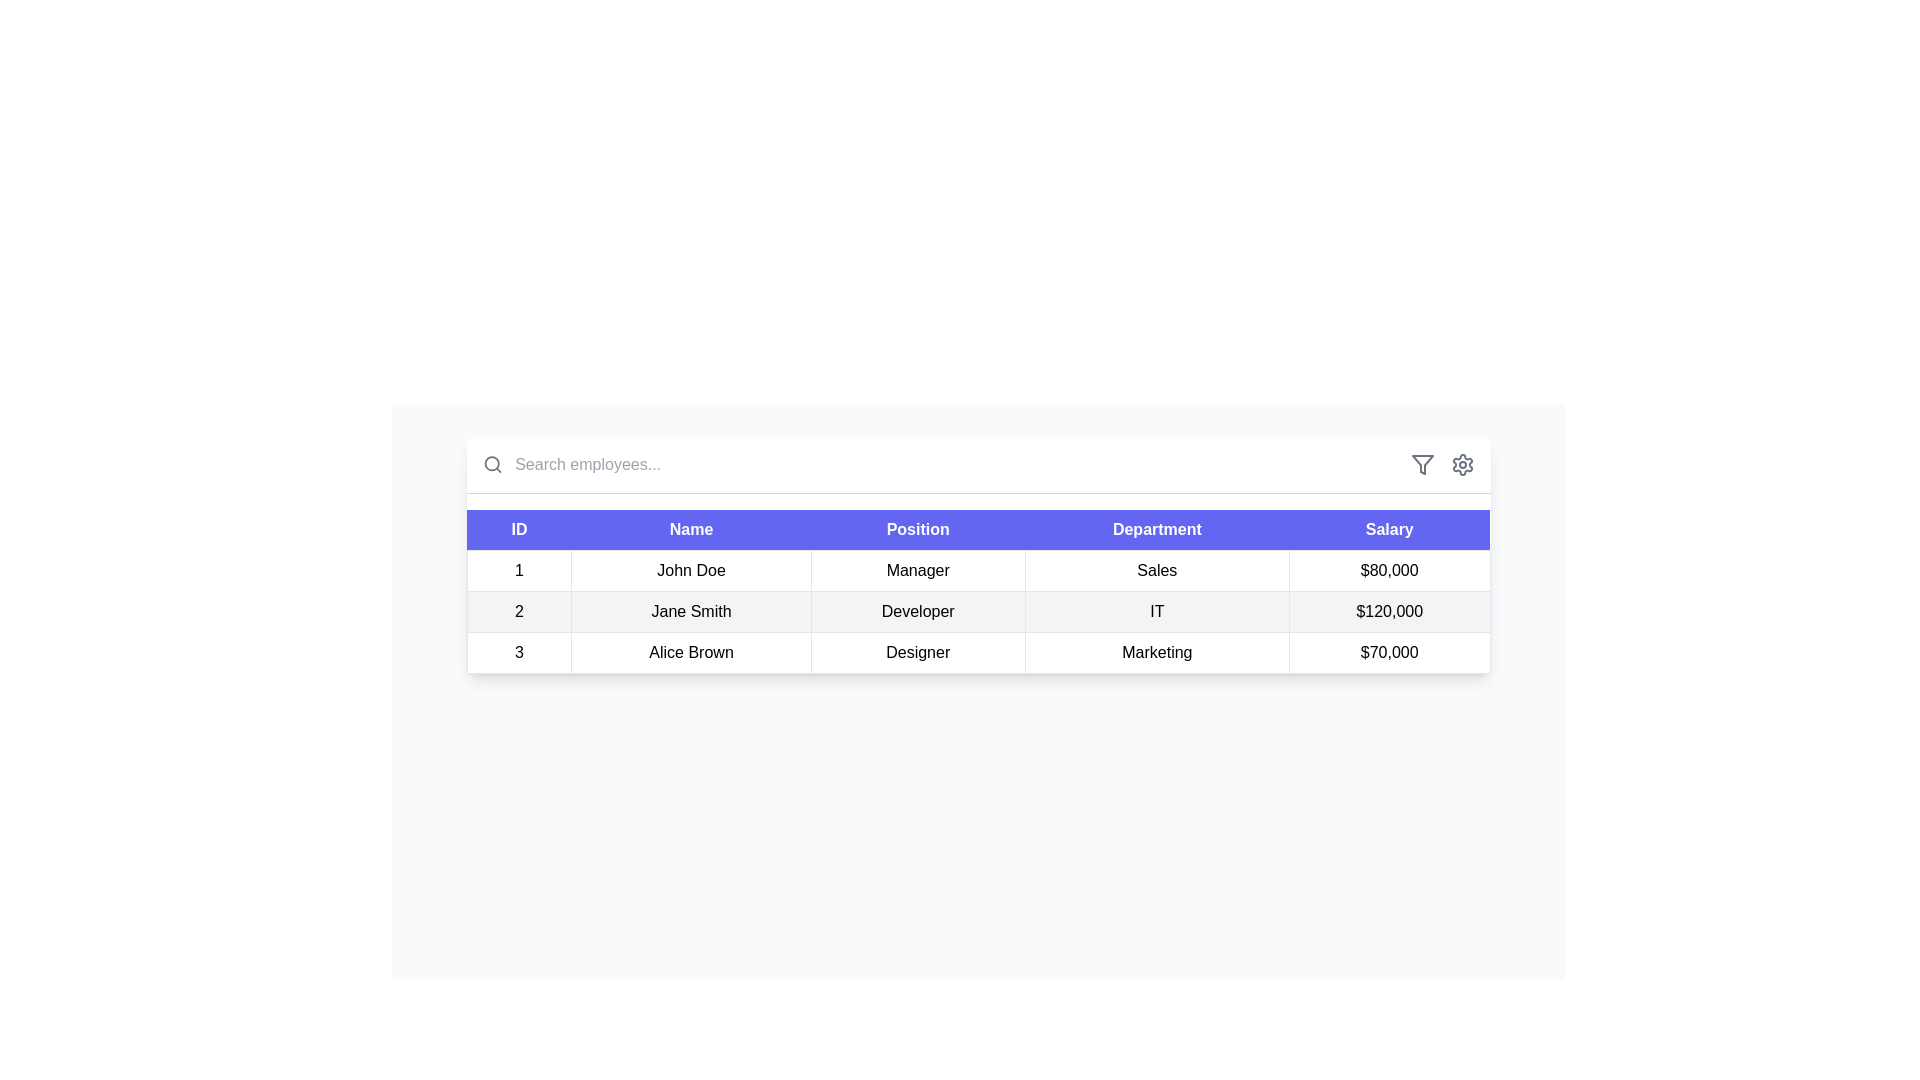  What do you see at coordinates (1388, 652) in the screenshot?
I see `salary information displayed as '$70,000' for 'Alice Brown' in the Salary column of the table` at bounding box center [1388, 652].